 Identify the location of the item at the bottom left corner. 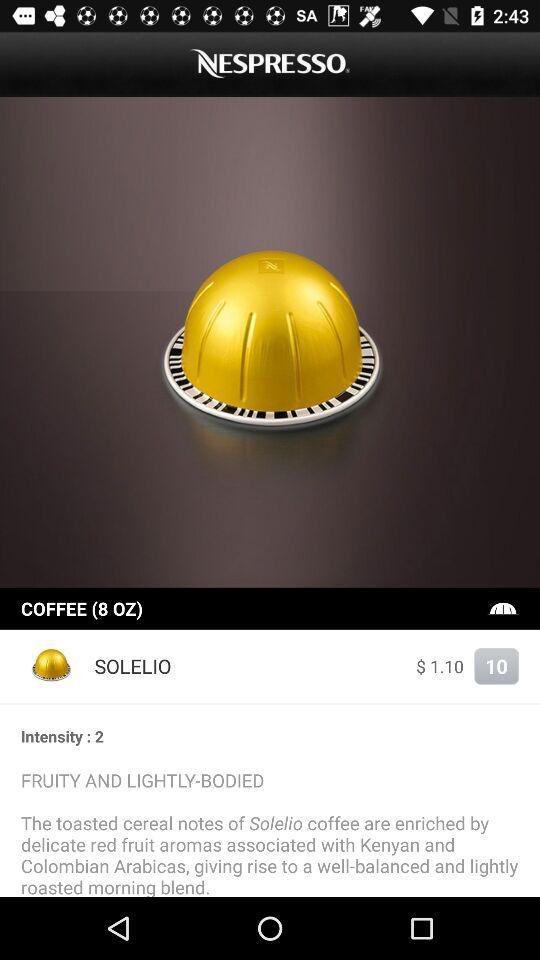
(52, 666).